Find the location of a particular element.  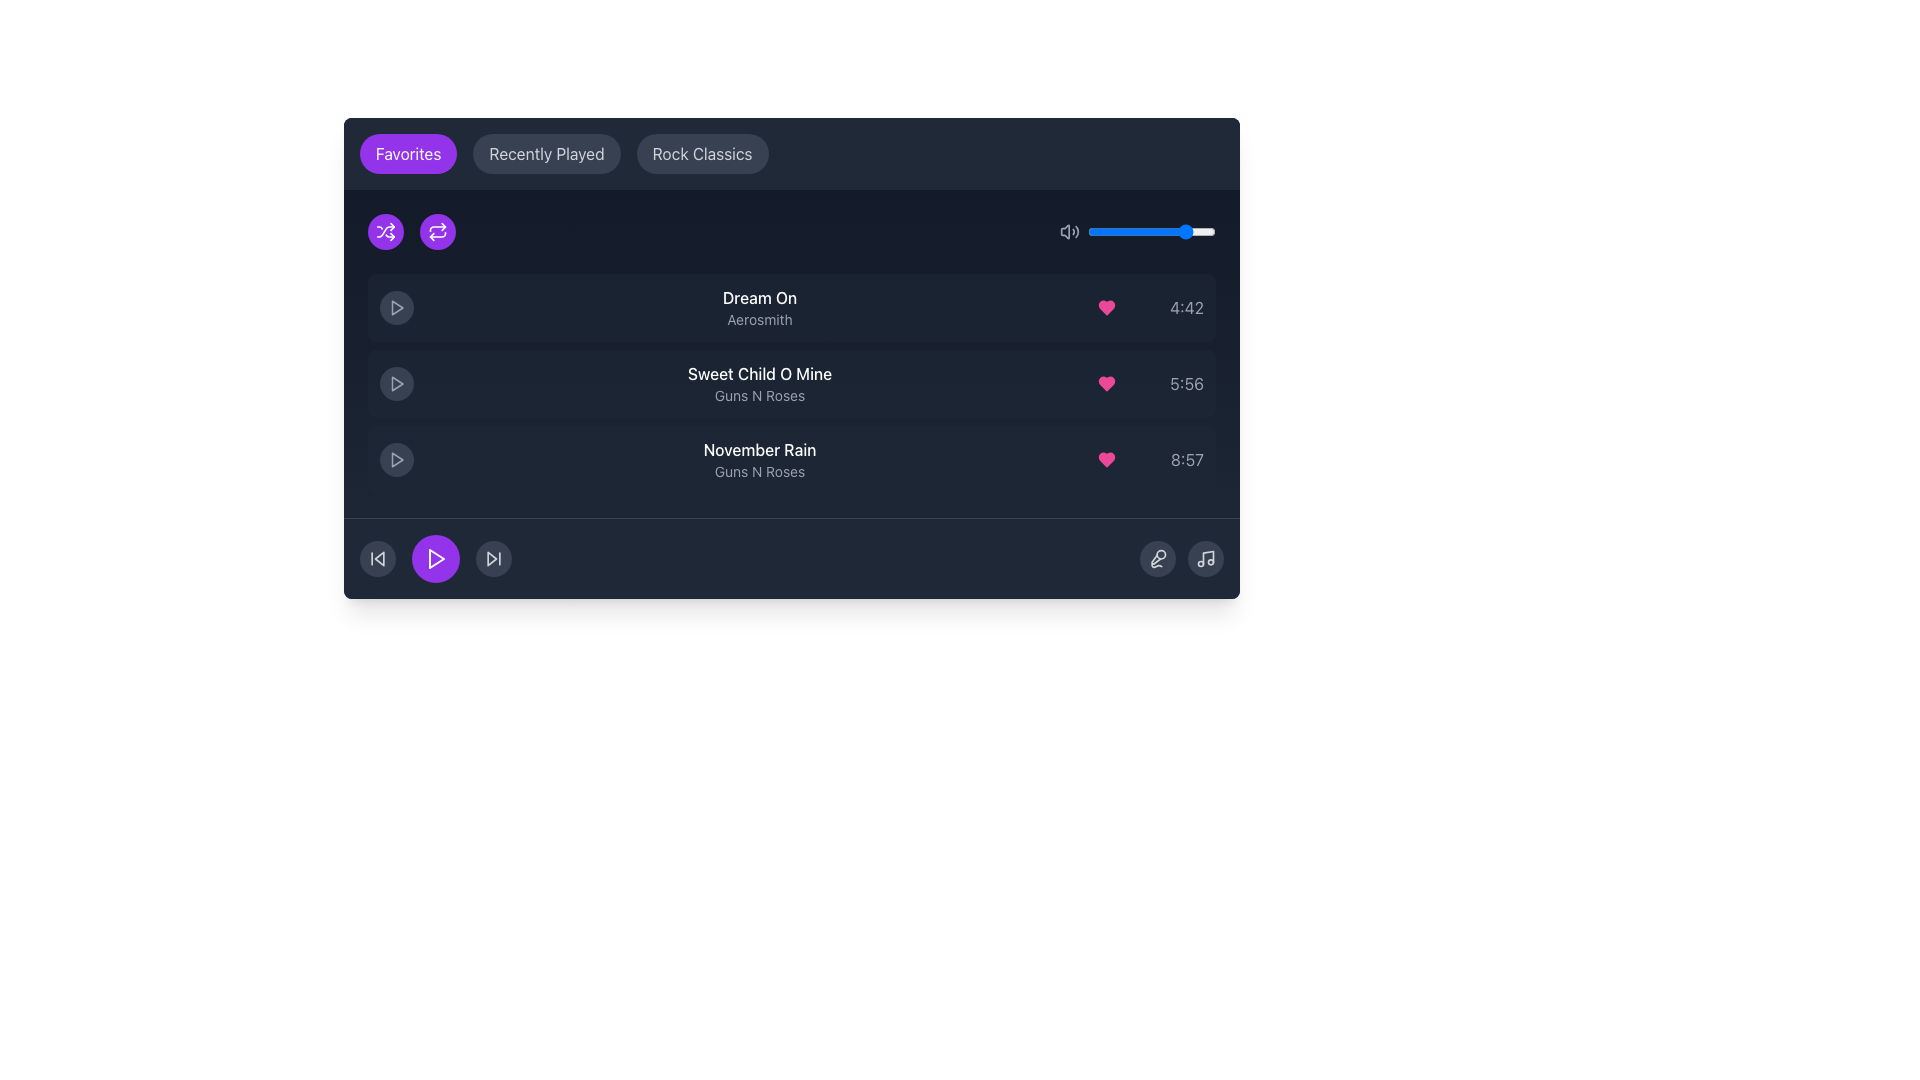

the heart-shaped icon, which serves as a button to mark the track as a favorite is located at coordinates (1106, 308).